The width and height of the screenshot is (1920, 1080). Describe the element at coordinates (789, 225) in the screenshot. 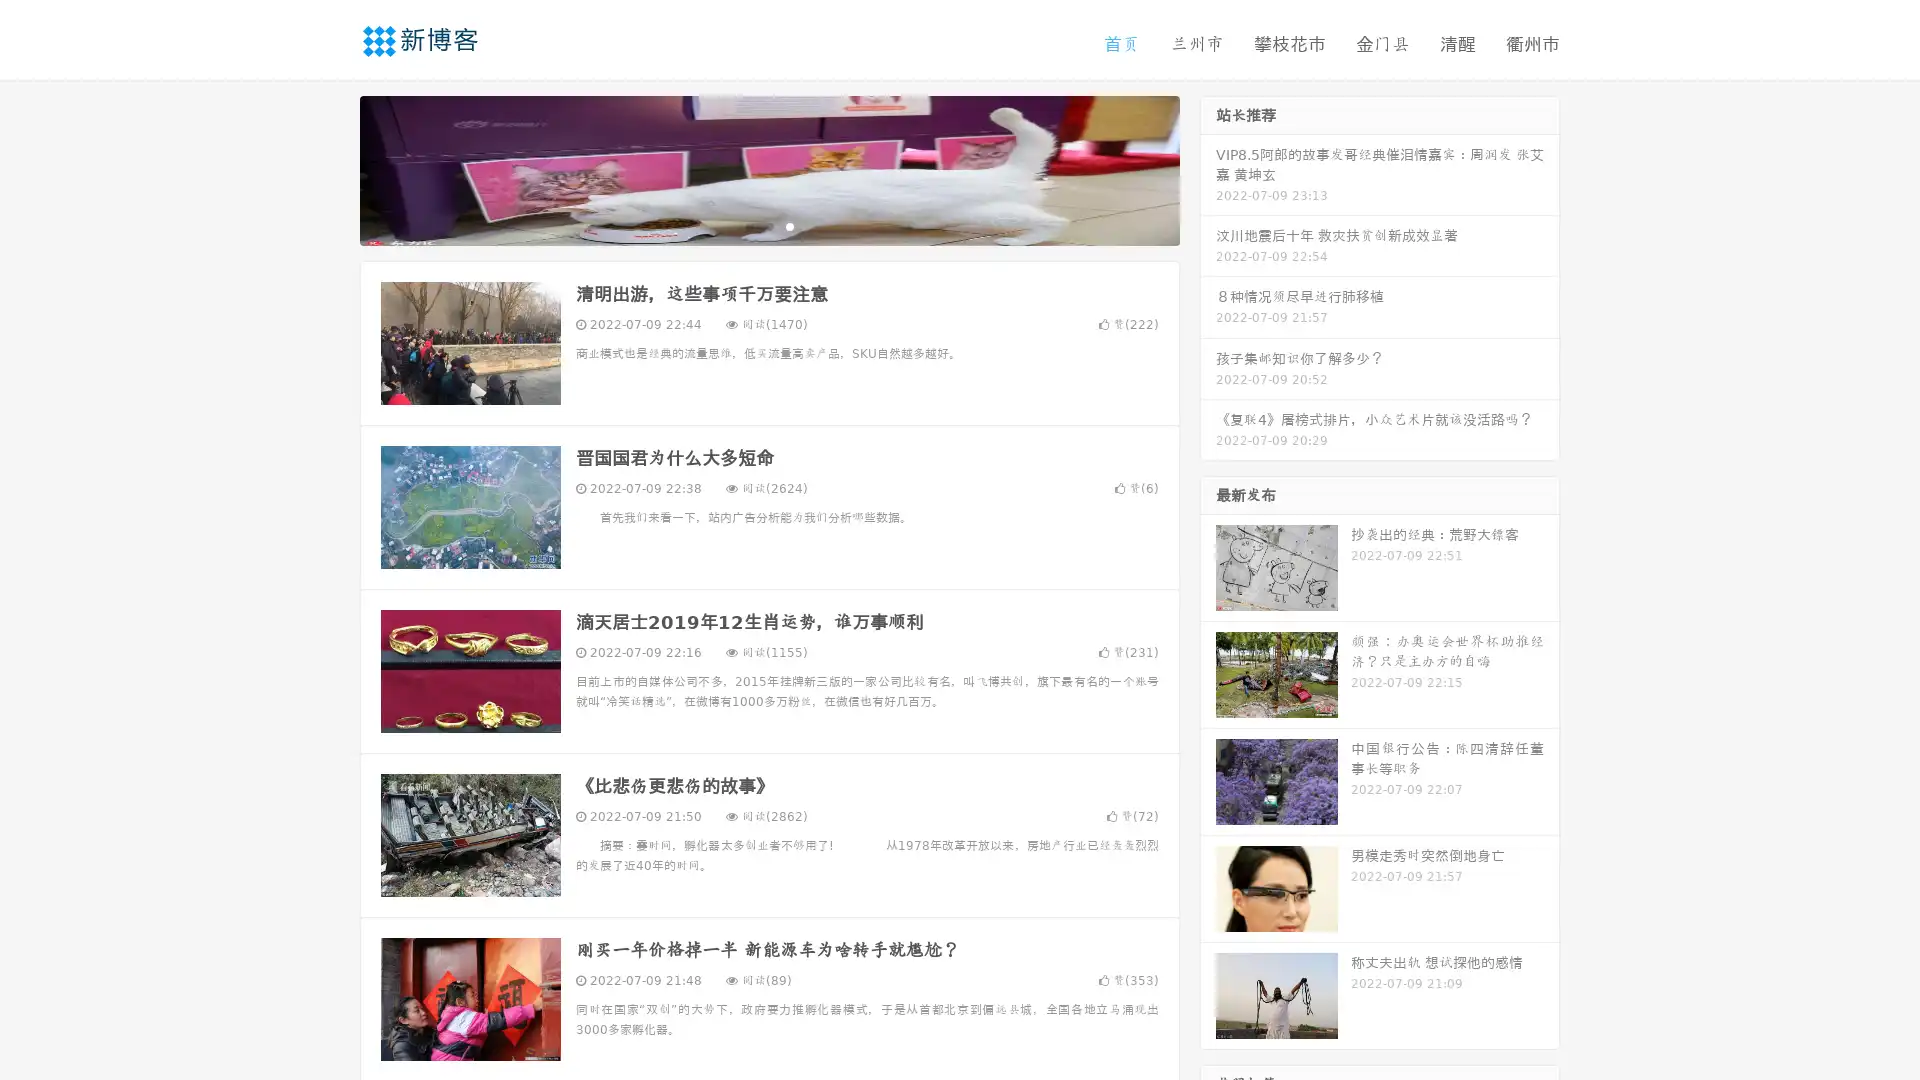

I see `Go to slide 3` at that location.